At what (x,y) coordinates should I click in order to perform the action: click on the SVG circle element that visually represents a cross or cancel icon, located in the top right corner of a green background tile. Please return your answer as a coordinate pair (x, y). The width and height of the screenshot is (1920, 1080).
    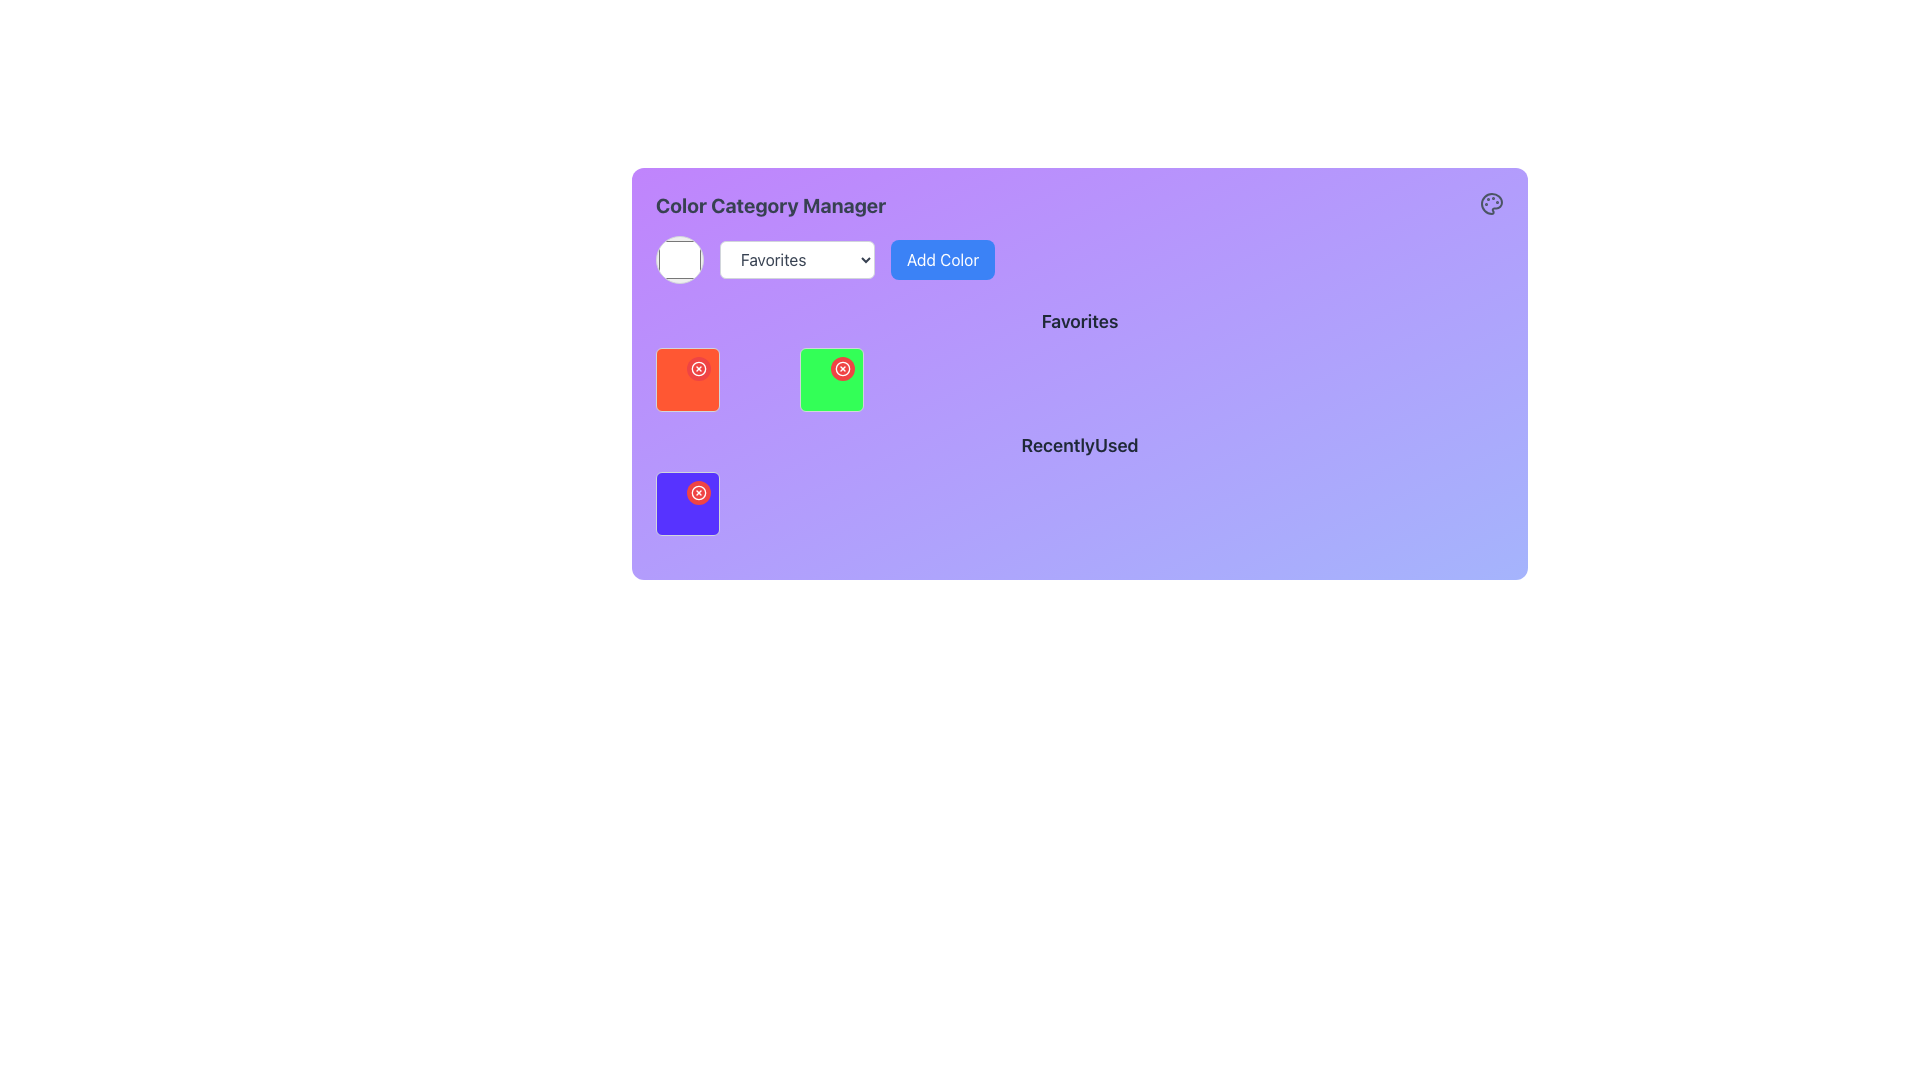
    Looking at the image, I should click on (699, 493).